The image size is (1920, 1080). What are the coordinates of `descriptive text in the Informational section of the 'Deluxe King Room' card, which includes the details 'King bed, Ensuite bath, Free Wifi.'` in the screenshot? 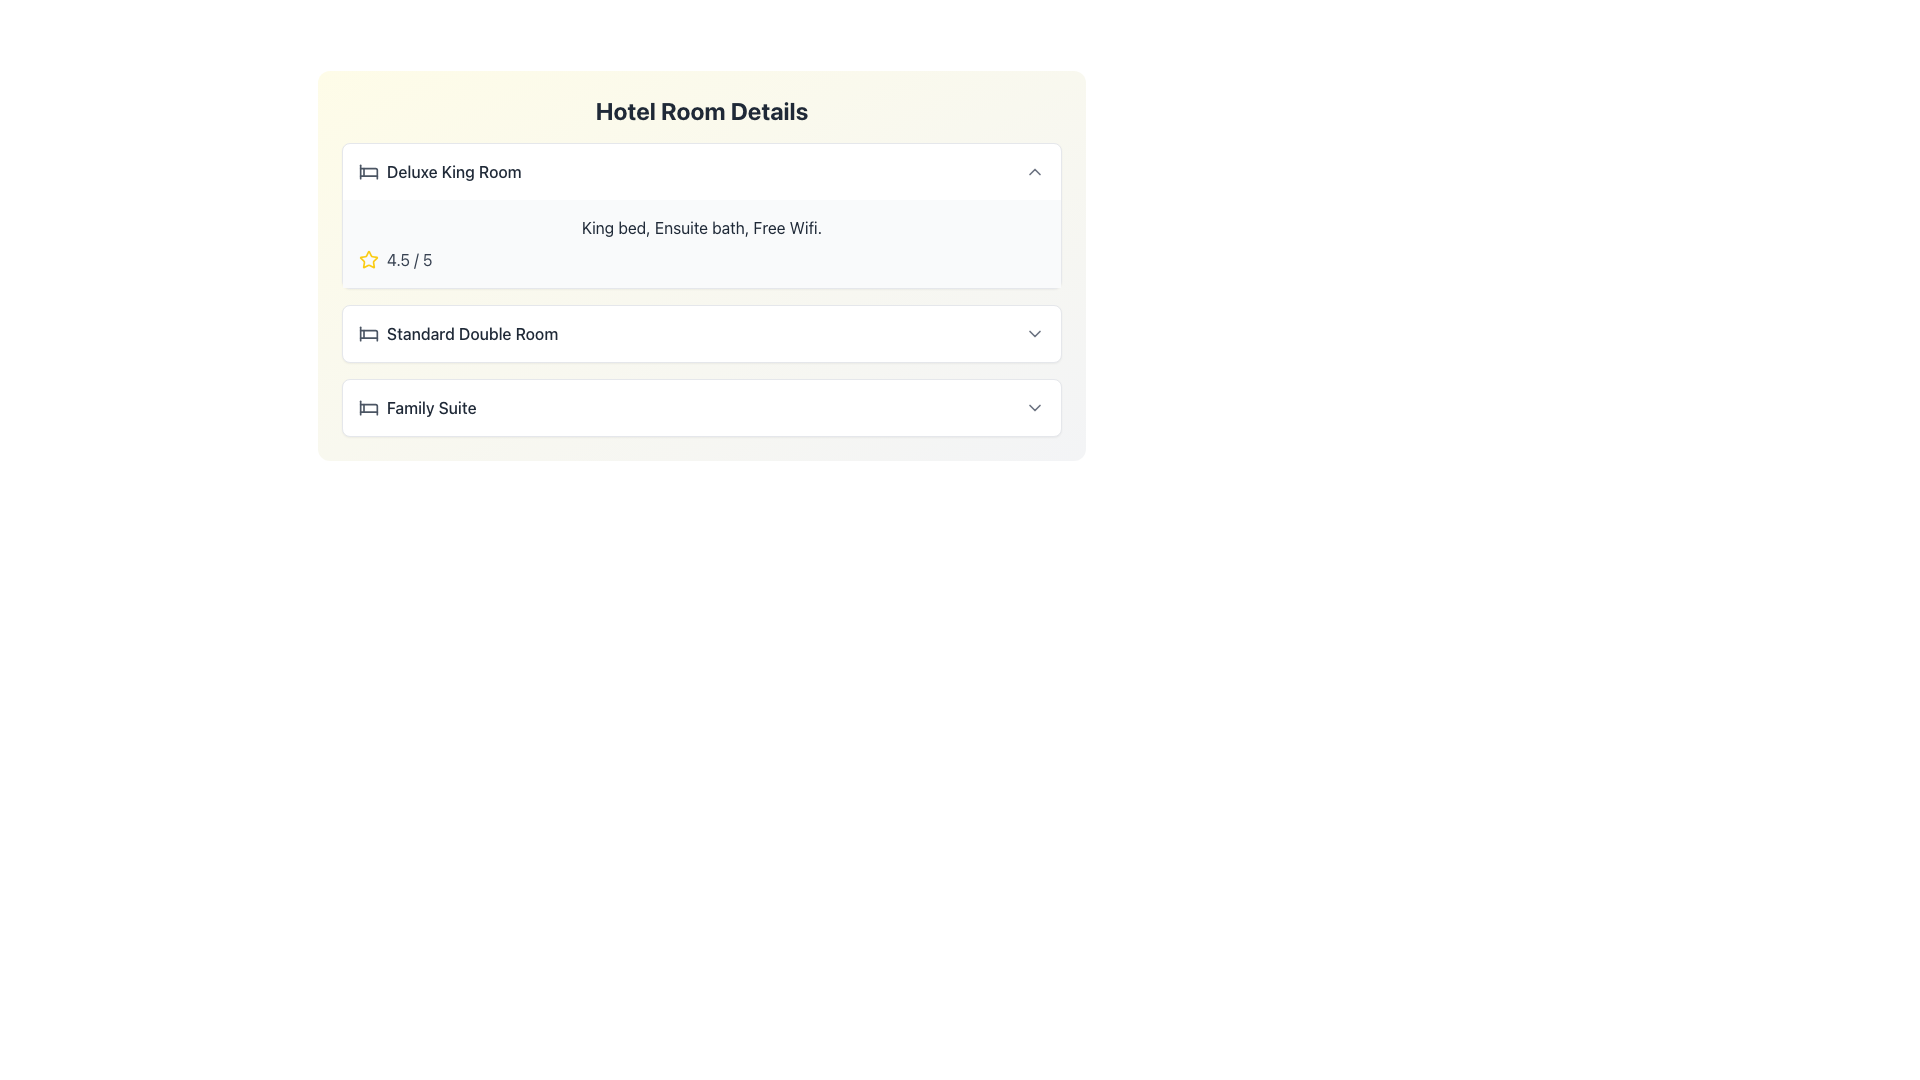 It's located at (701, 242).